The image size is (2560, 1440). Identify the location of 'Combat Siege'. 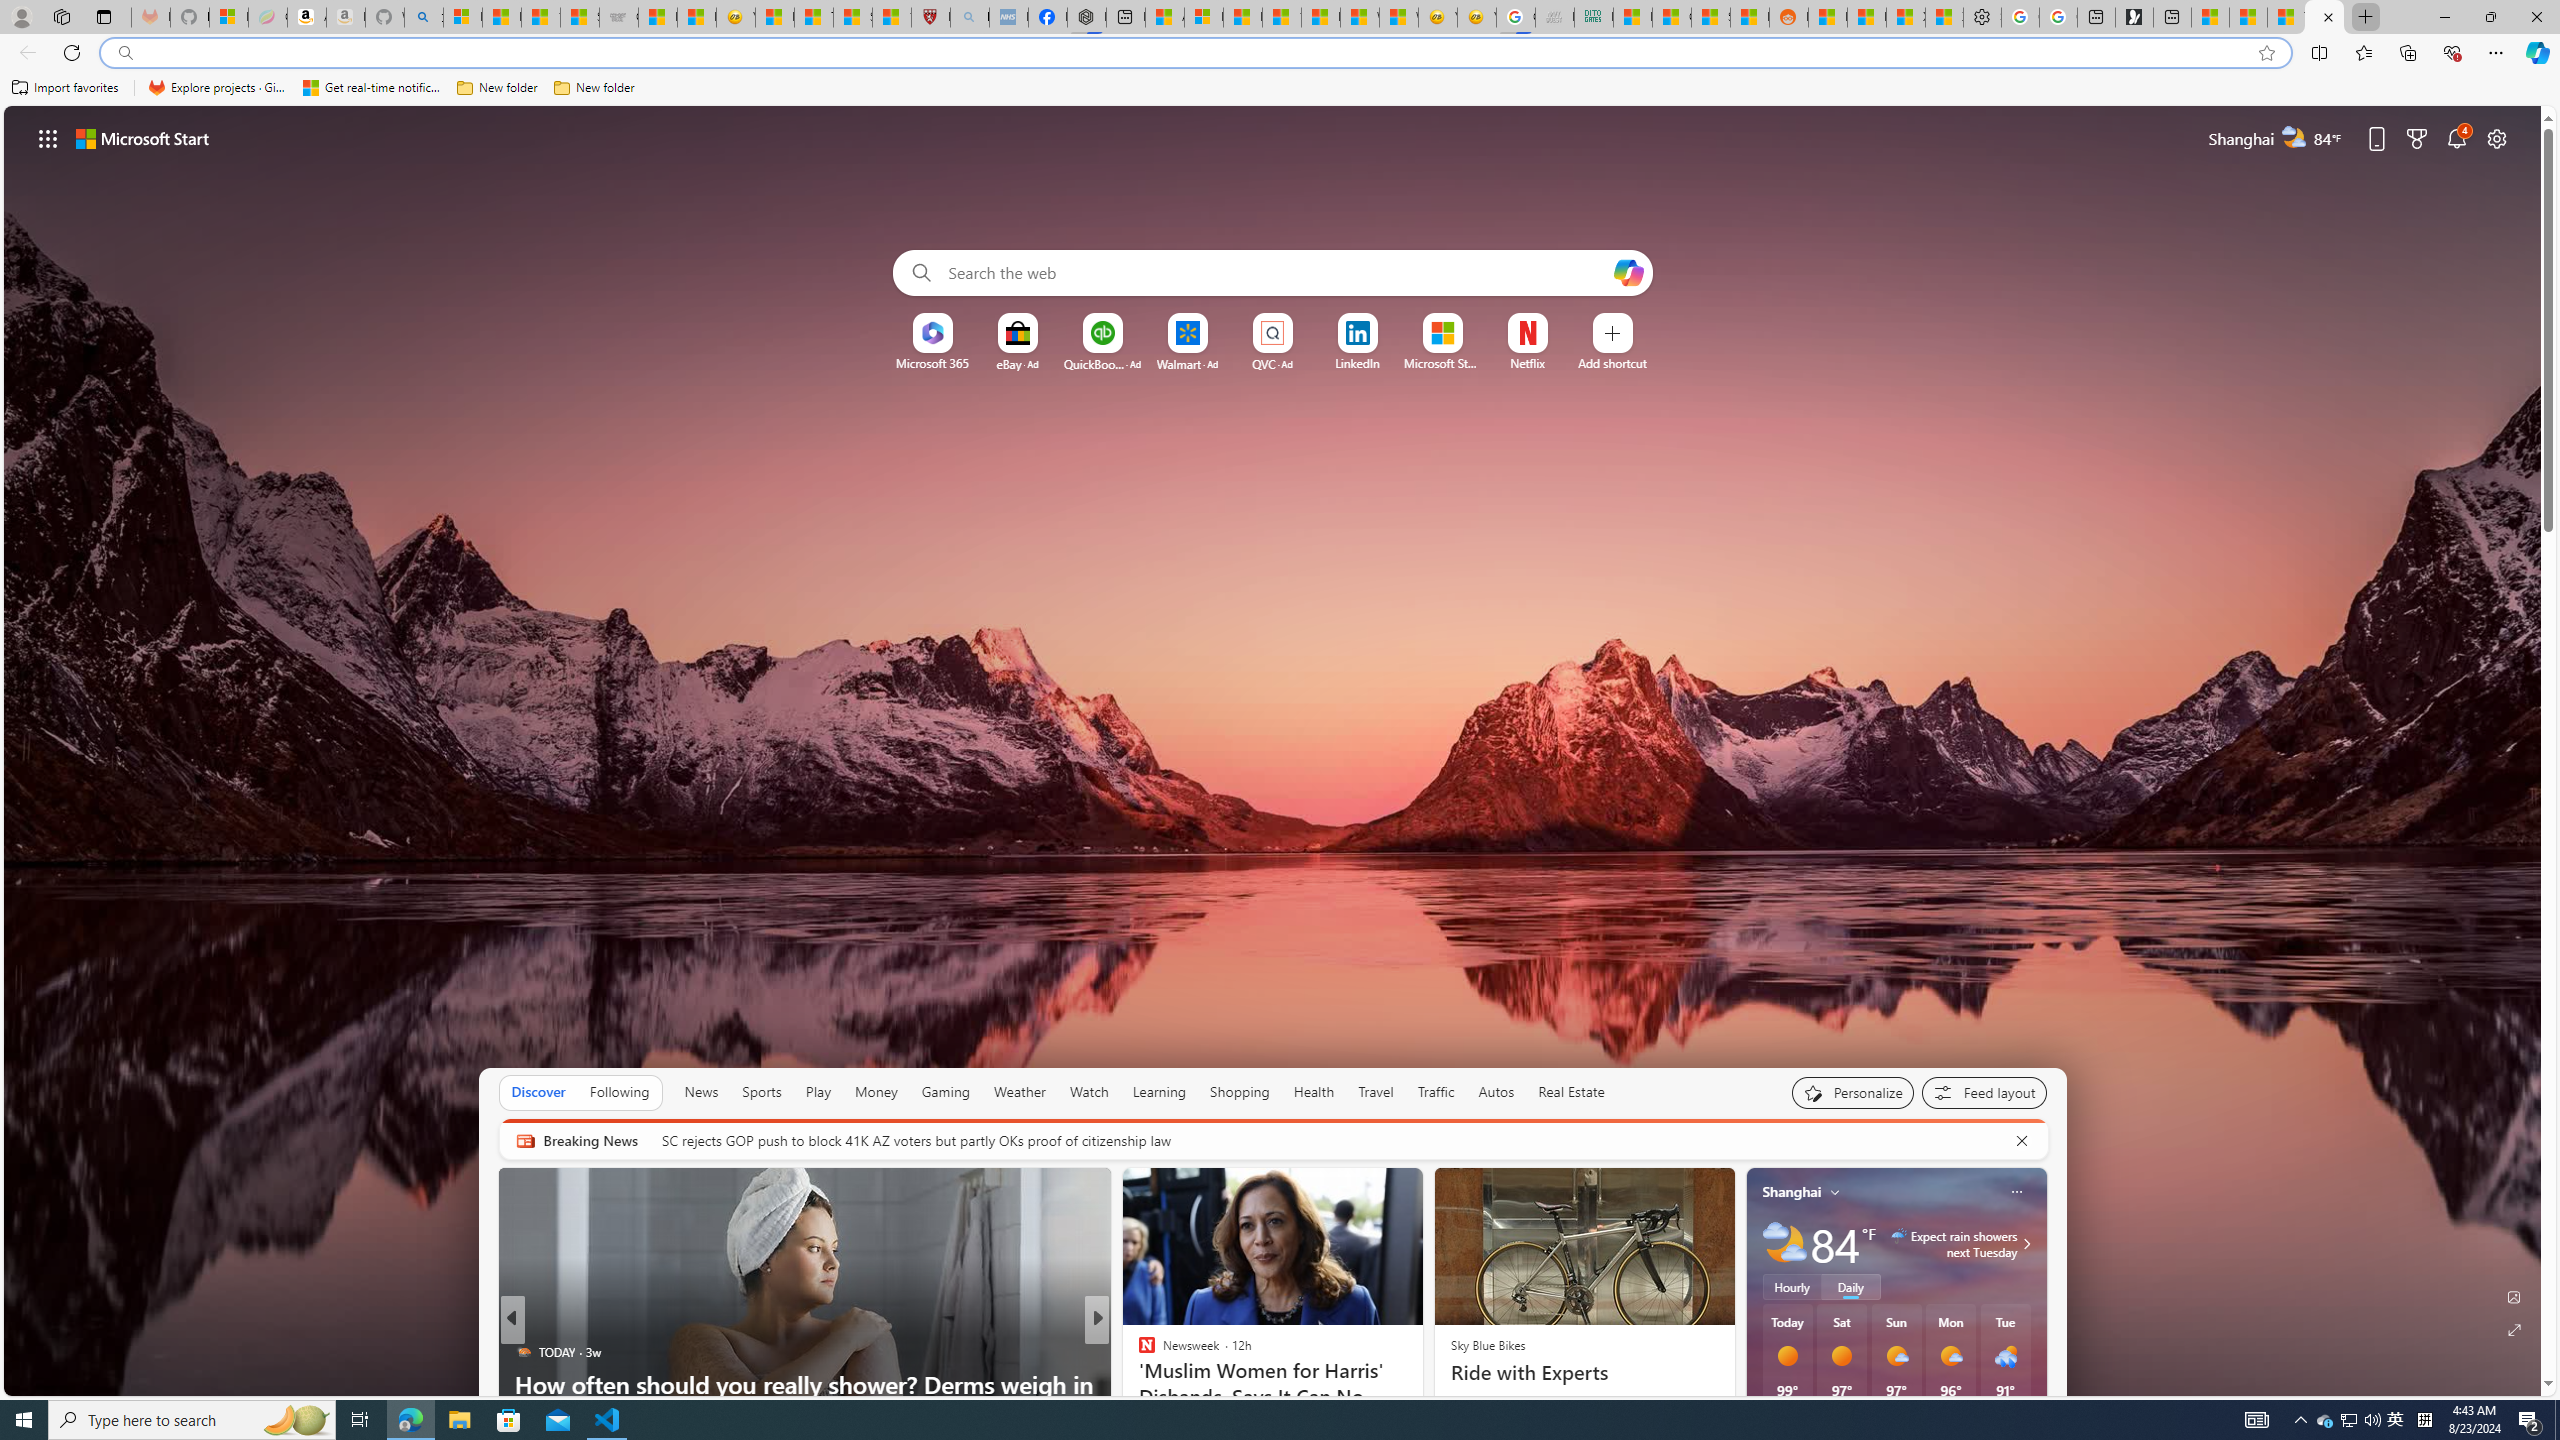
(619, 16).